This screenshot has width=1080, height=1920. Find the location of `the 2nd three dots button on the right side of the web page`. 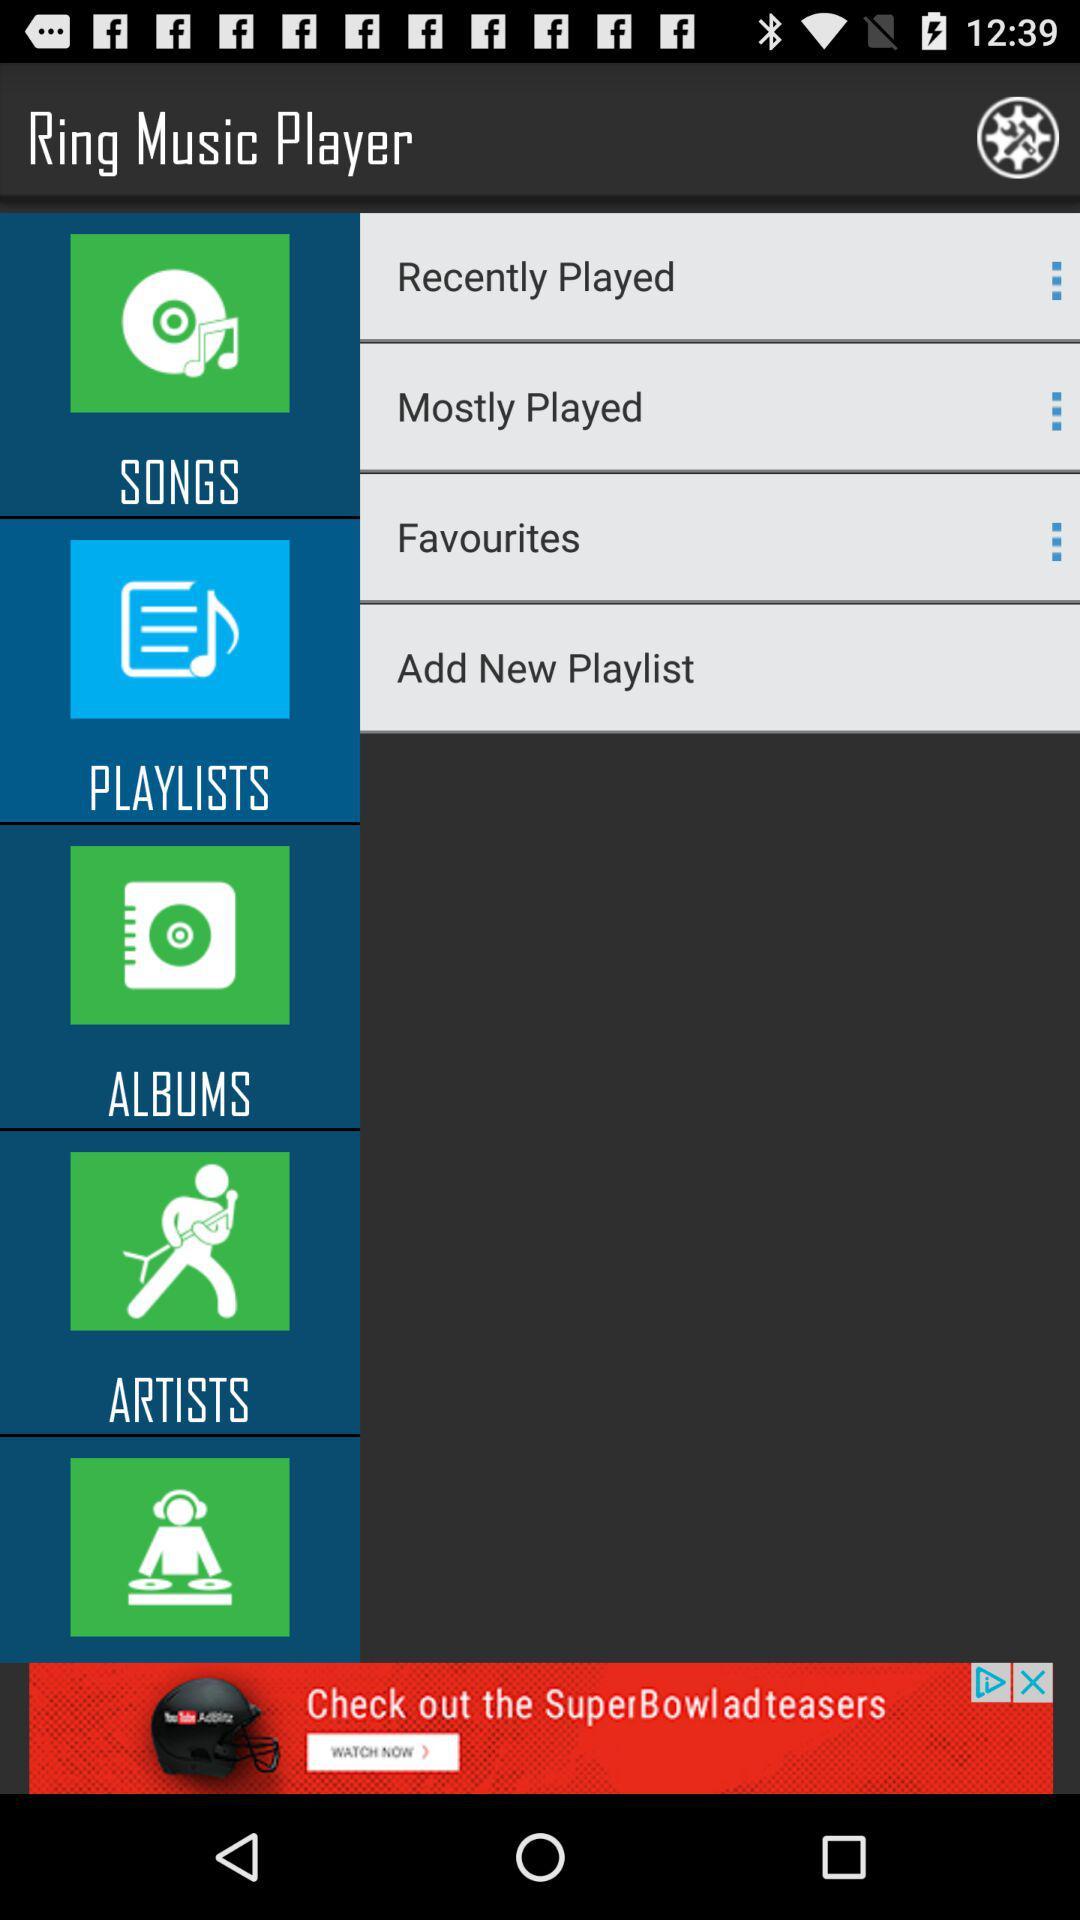

the 2nd three dots button on the right side of the web page is located at coordinates (1055, 410).